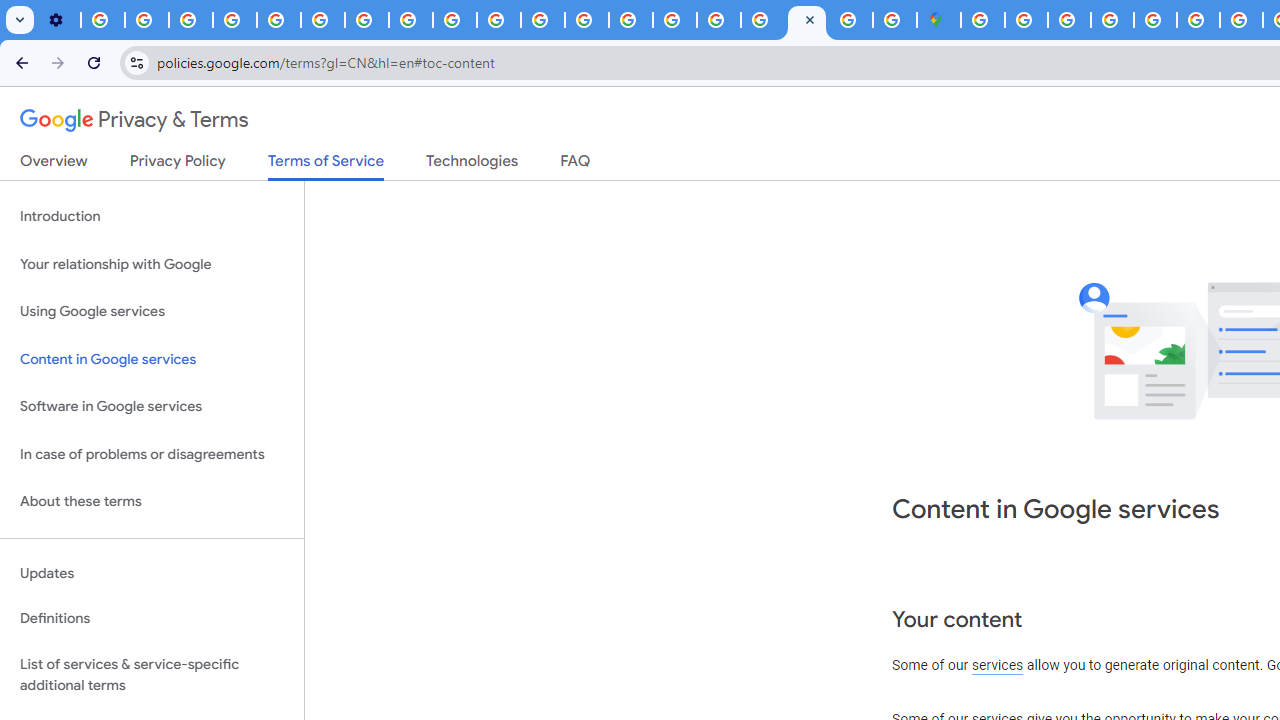 The image size is (1280, 720). What do you see at coordinates (58, 20) in the screenshot?
I see `'Settings - Customize profile'` at bounding box center [58, 20].